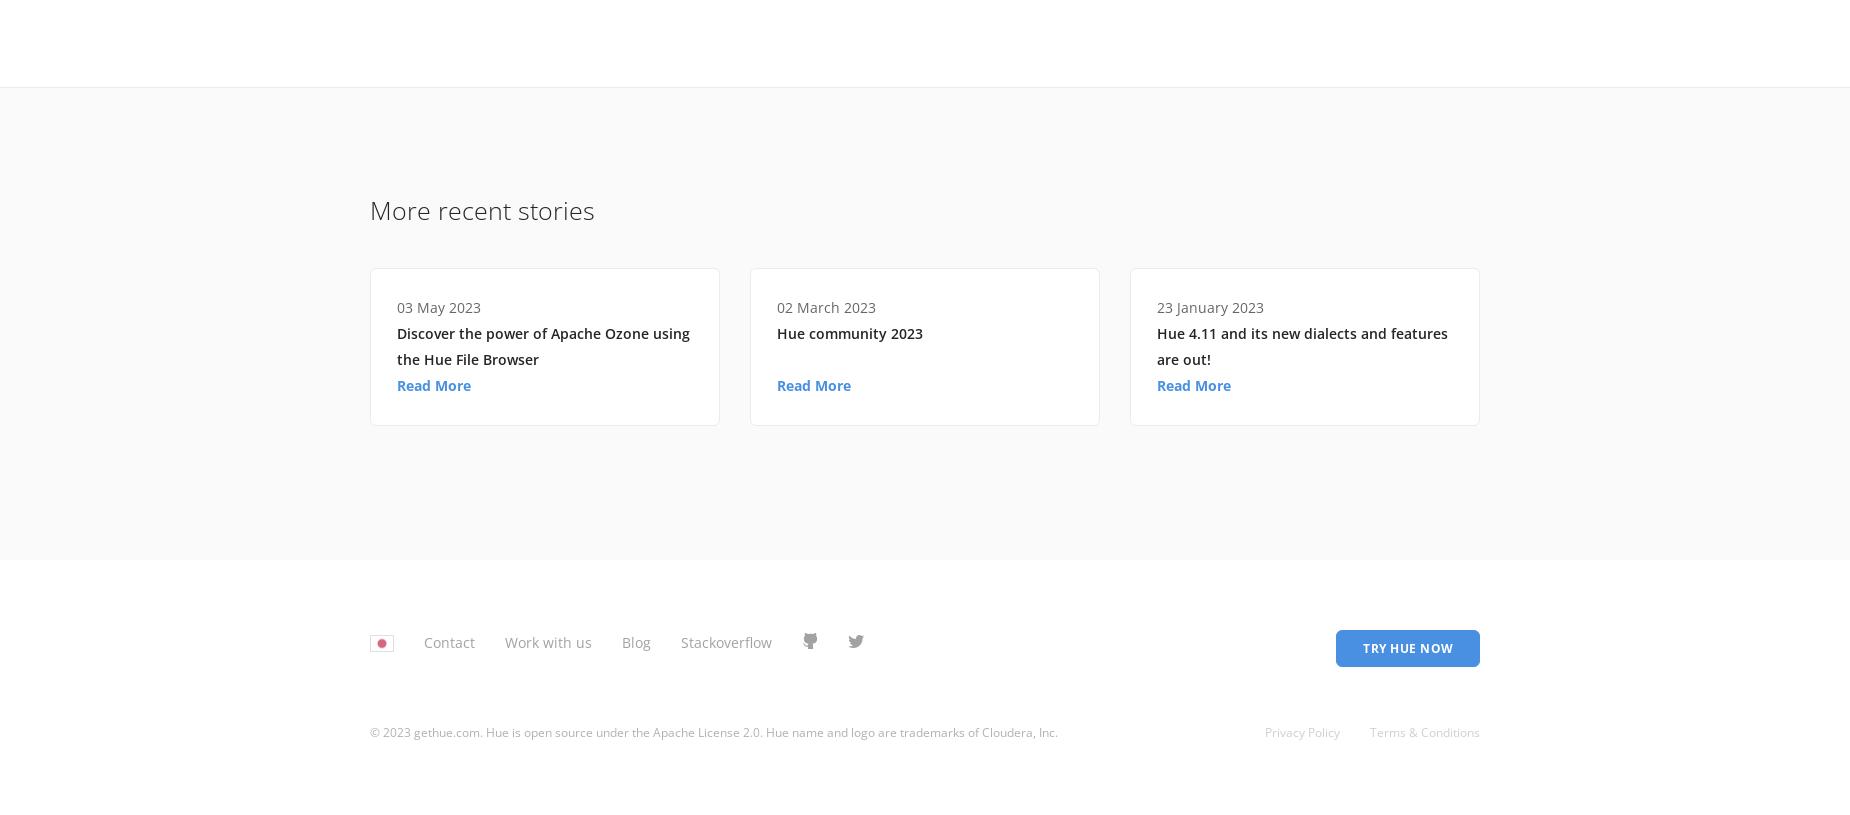 The image size is (1850, 815). Describe the element at coordinates (482, 208) in the screenshot. I see `'More recent stories'` at that location.